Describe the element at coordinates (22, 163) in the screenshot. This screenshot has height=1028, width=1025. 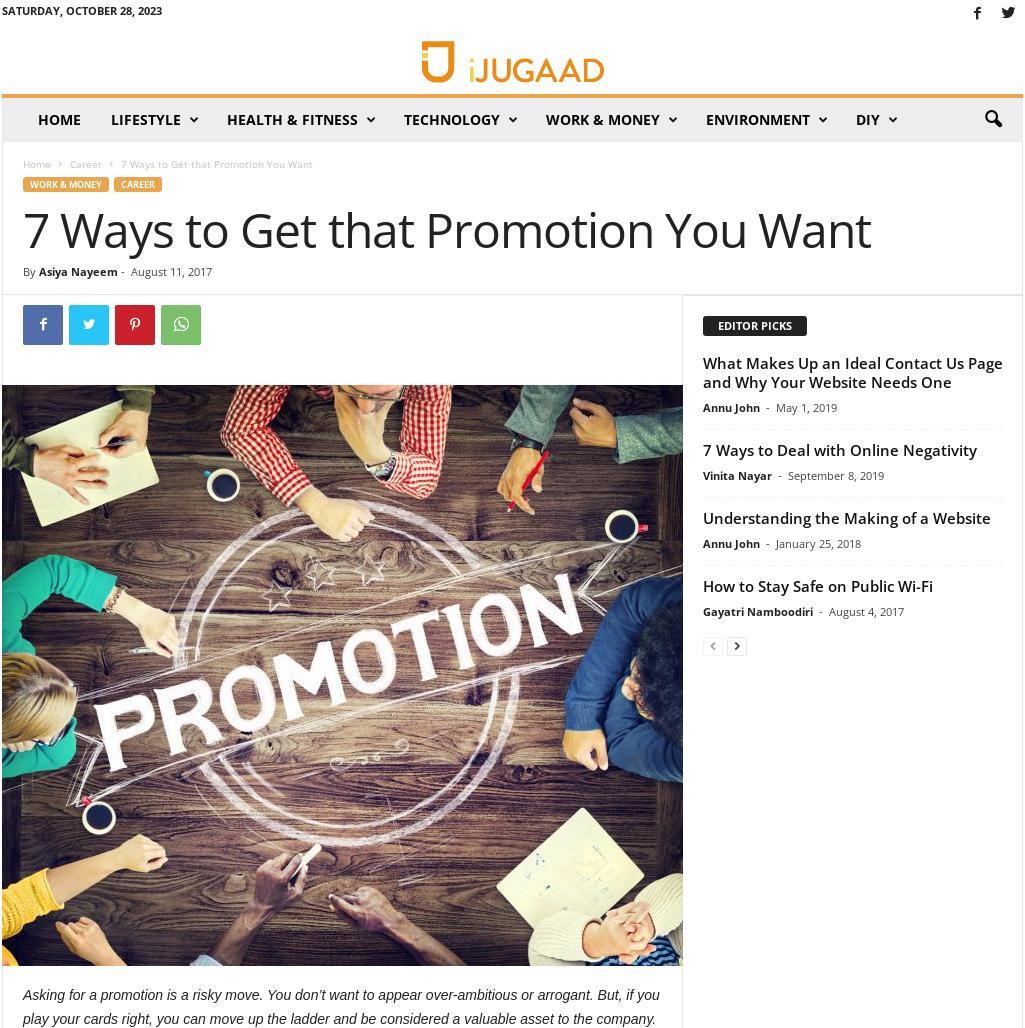
I see `'Home'` at that location.